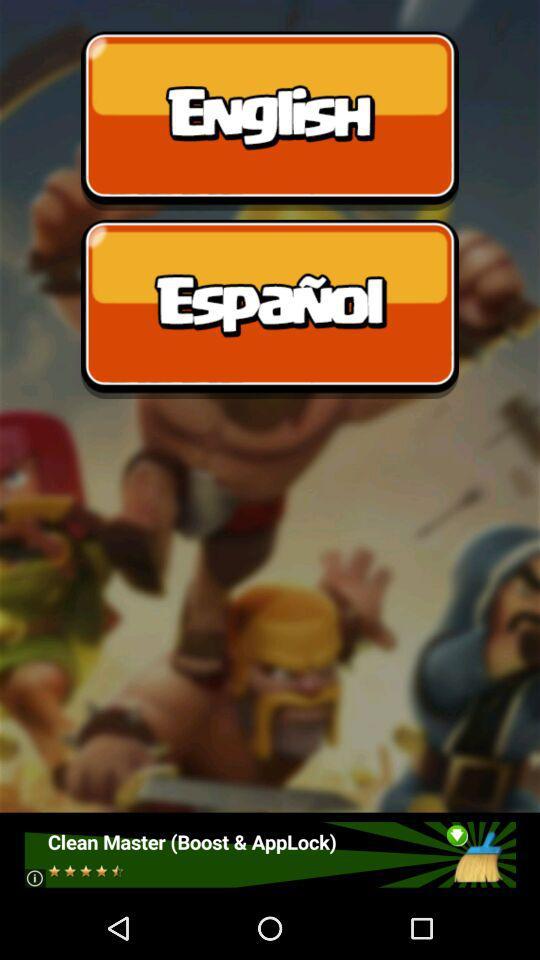 The image size is (540, 960). What do you see at coordinates (270, 309) in the screenshot?
I see `spanish language` at bounding box center [270, 309].